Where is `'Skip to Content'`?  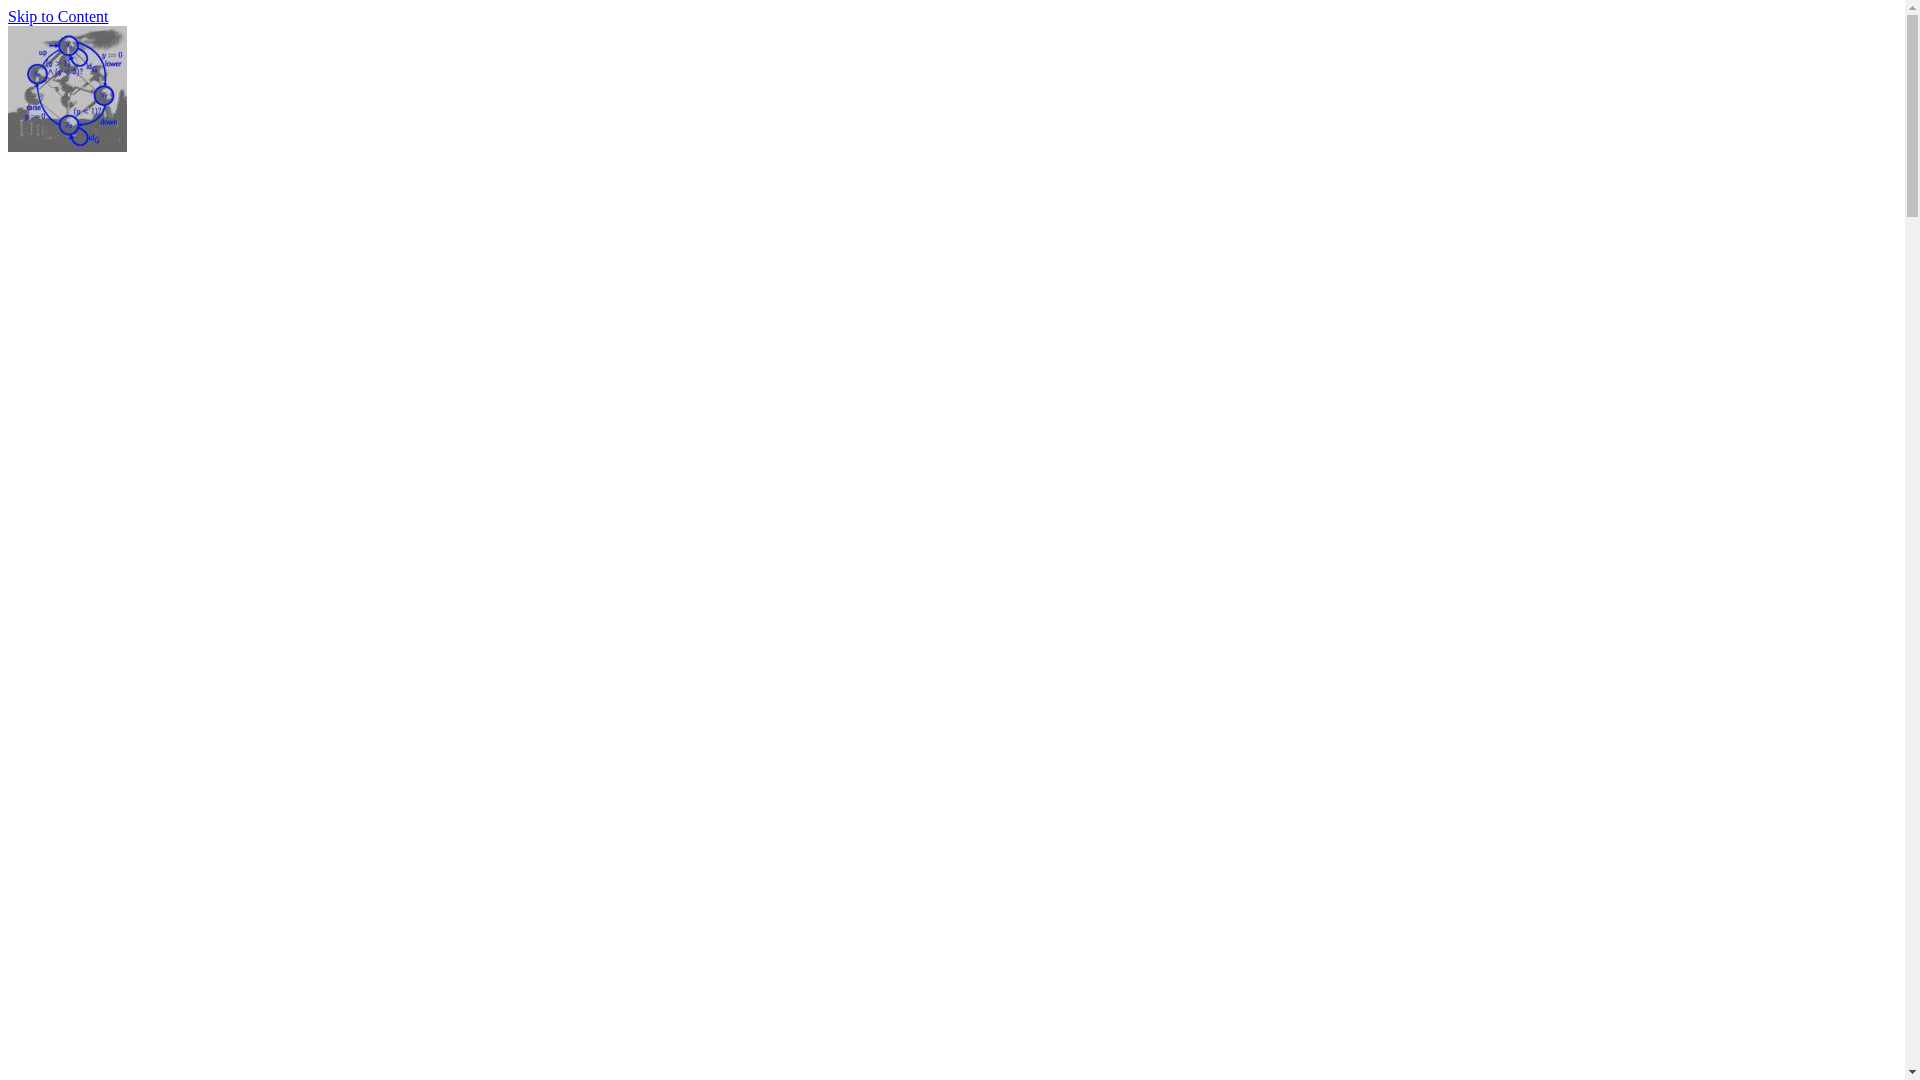
'Skip to Content' is located at coordinates (57, 16).